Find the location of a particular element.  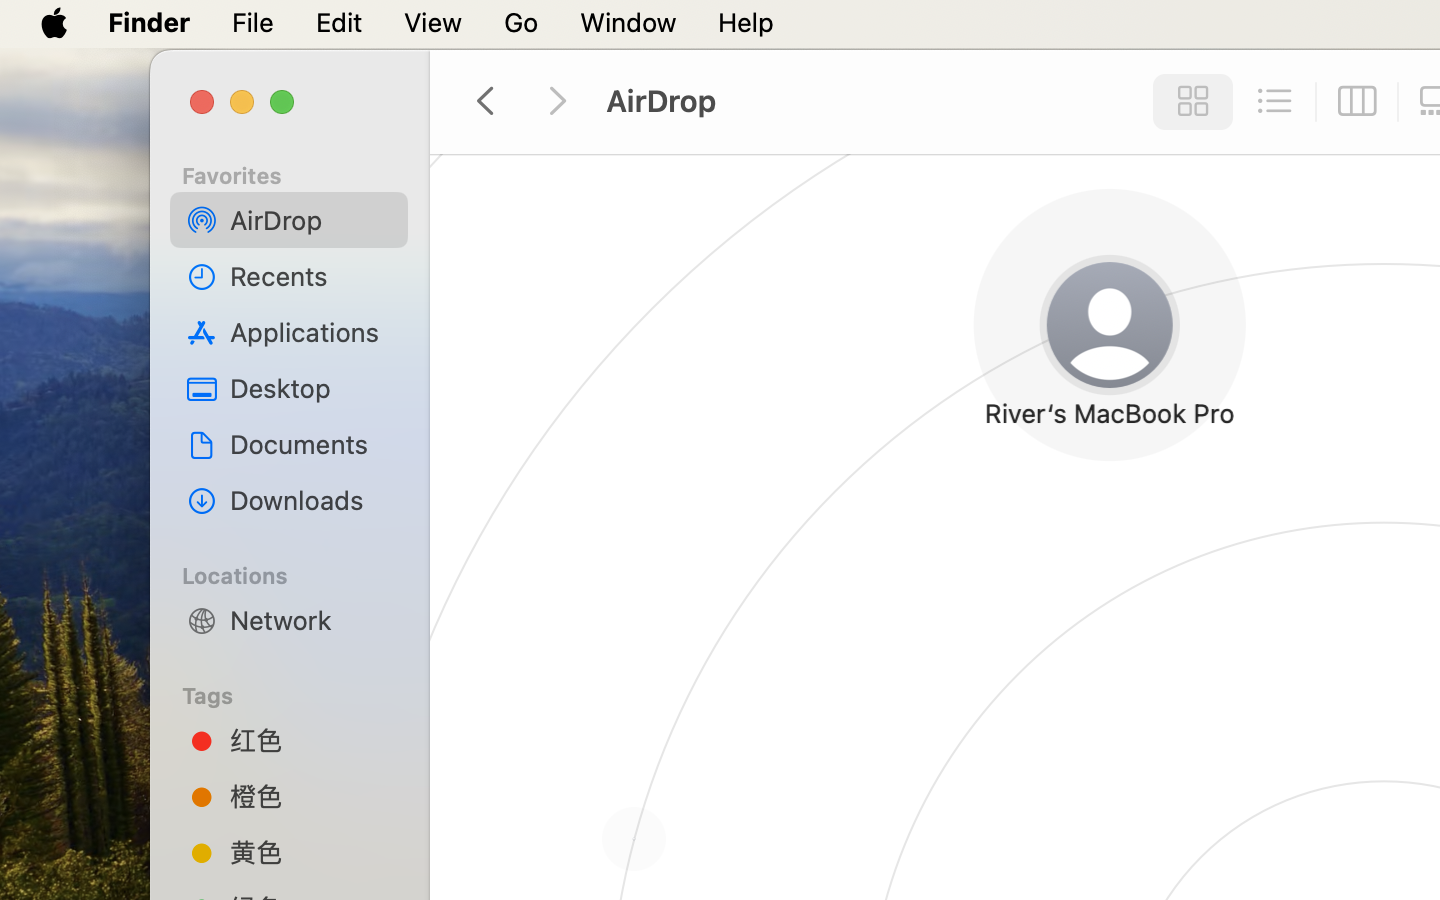

'Recents' is located at coordinates (311, 275).